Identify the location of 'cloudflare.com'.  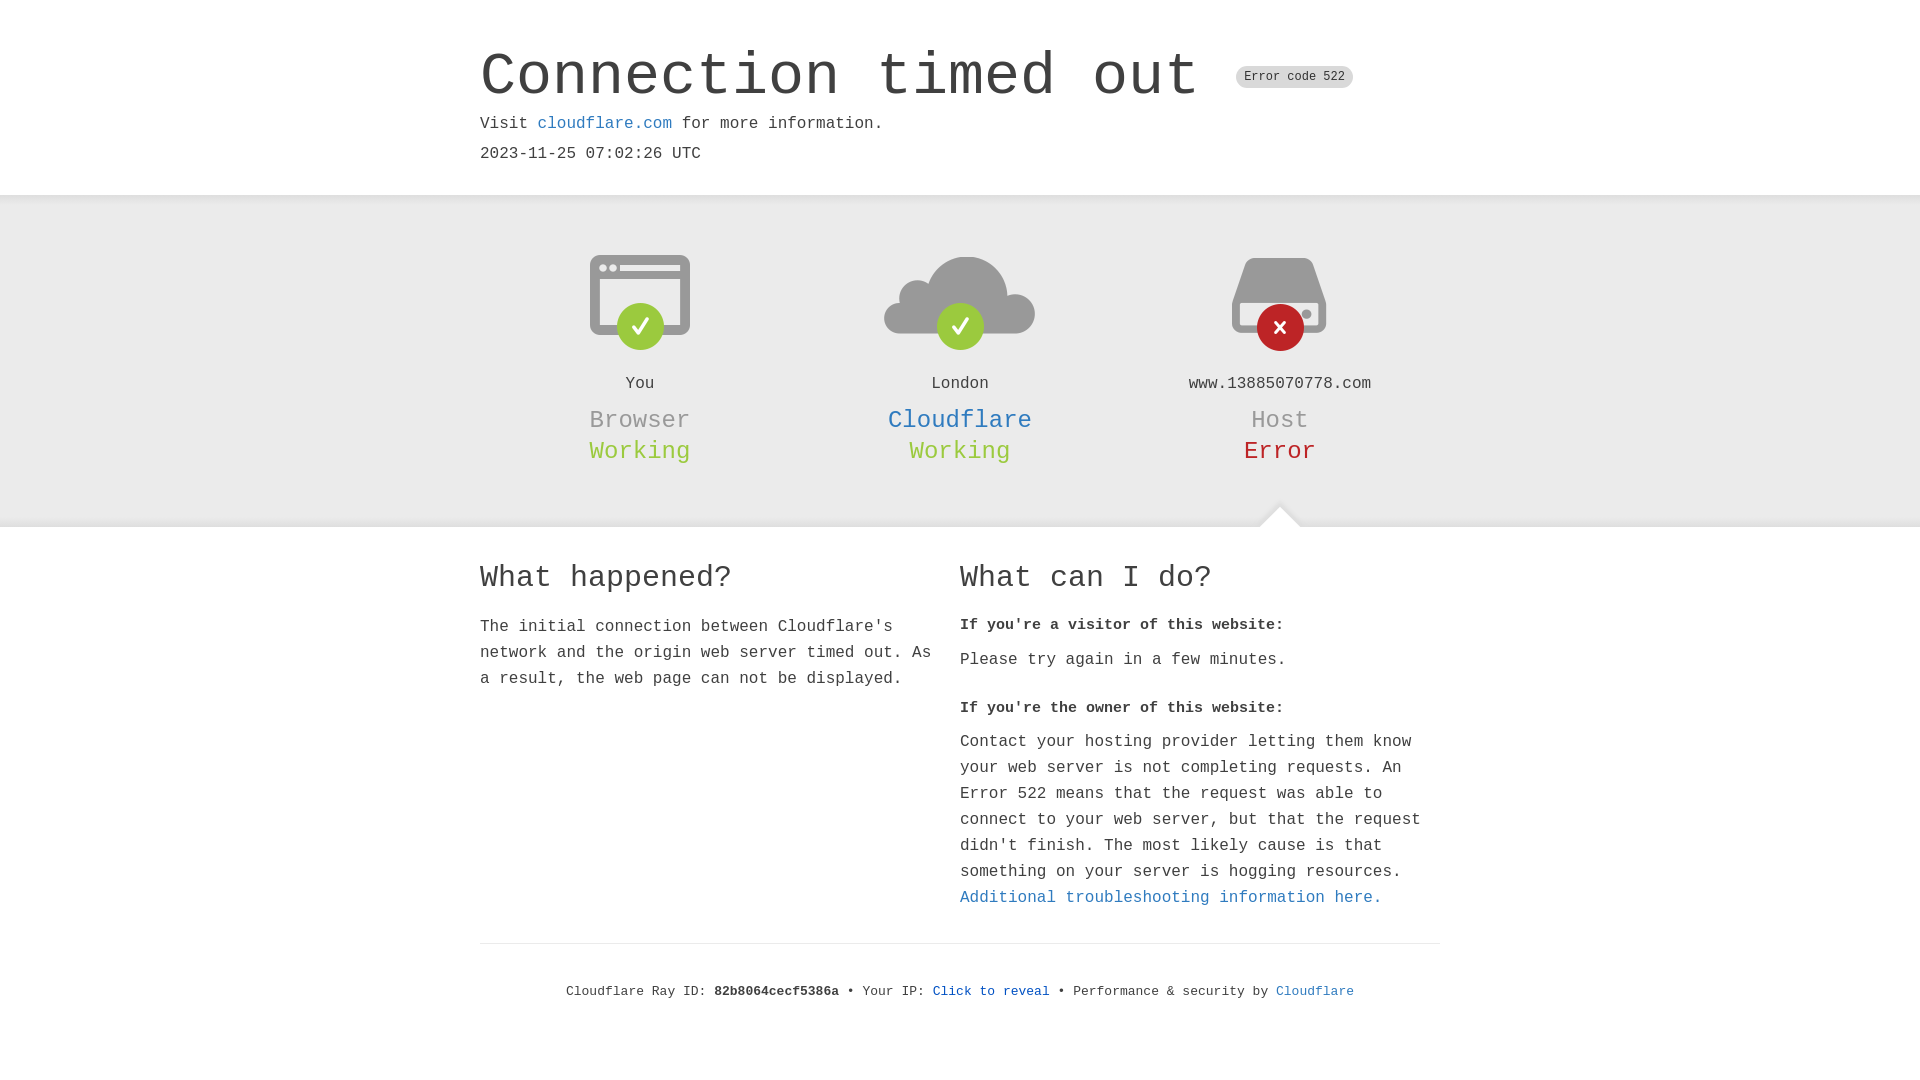
(603, 123).